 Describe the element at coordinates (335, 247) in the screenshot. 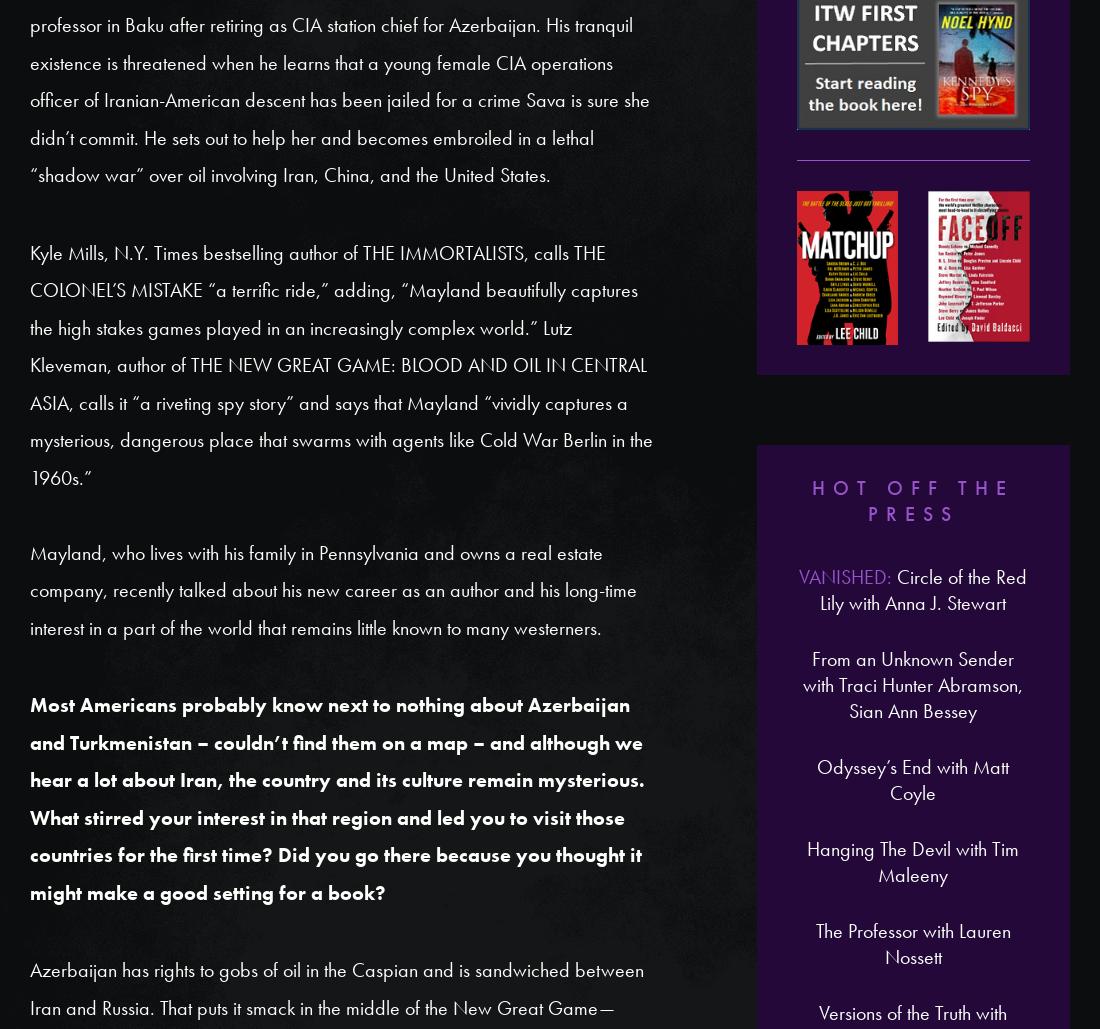

I see `'Dan Mayland spent years exploring the outer limits of Western civilization and beyond. He has been detained by soldiers in Soviet Czechoslovakia, trekked to remote monasteries in Bhutan and Nepal, explored mosques in Iran and Azerbaijan and Turkmenistan, and gone high-altitude mountaineering in Peru and Bolivia. He has written articles for the Iranian.com and his debut spy thriller, THE COLONEL’S MISTAKE, will be released by Thomas & Mercer this August.'` at that location.